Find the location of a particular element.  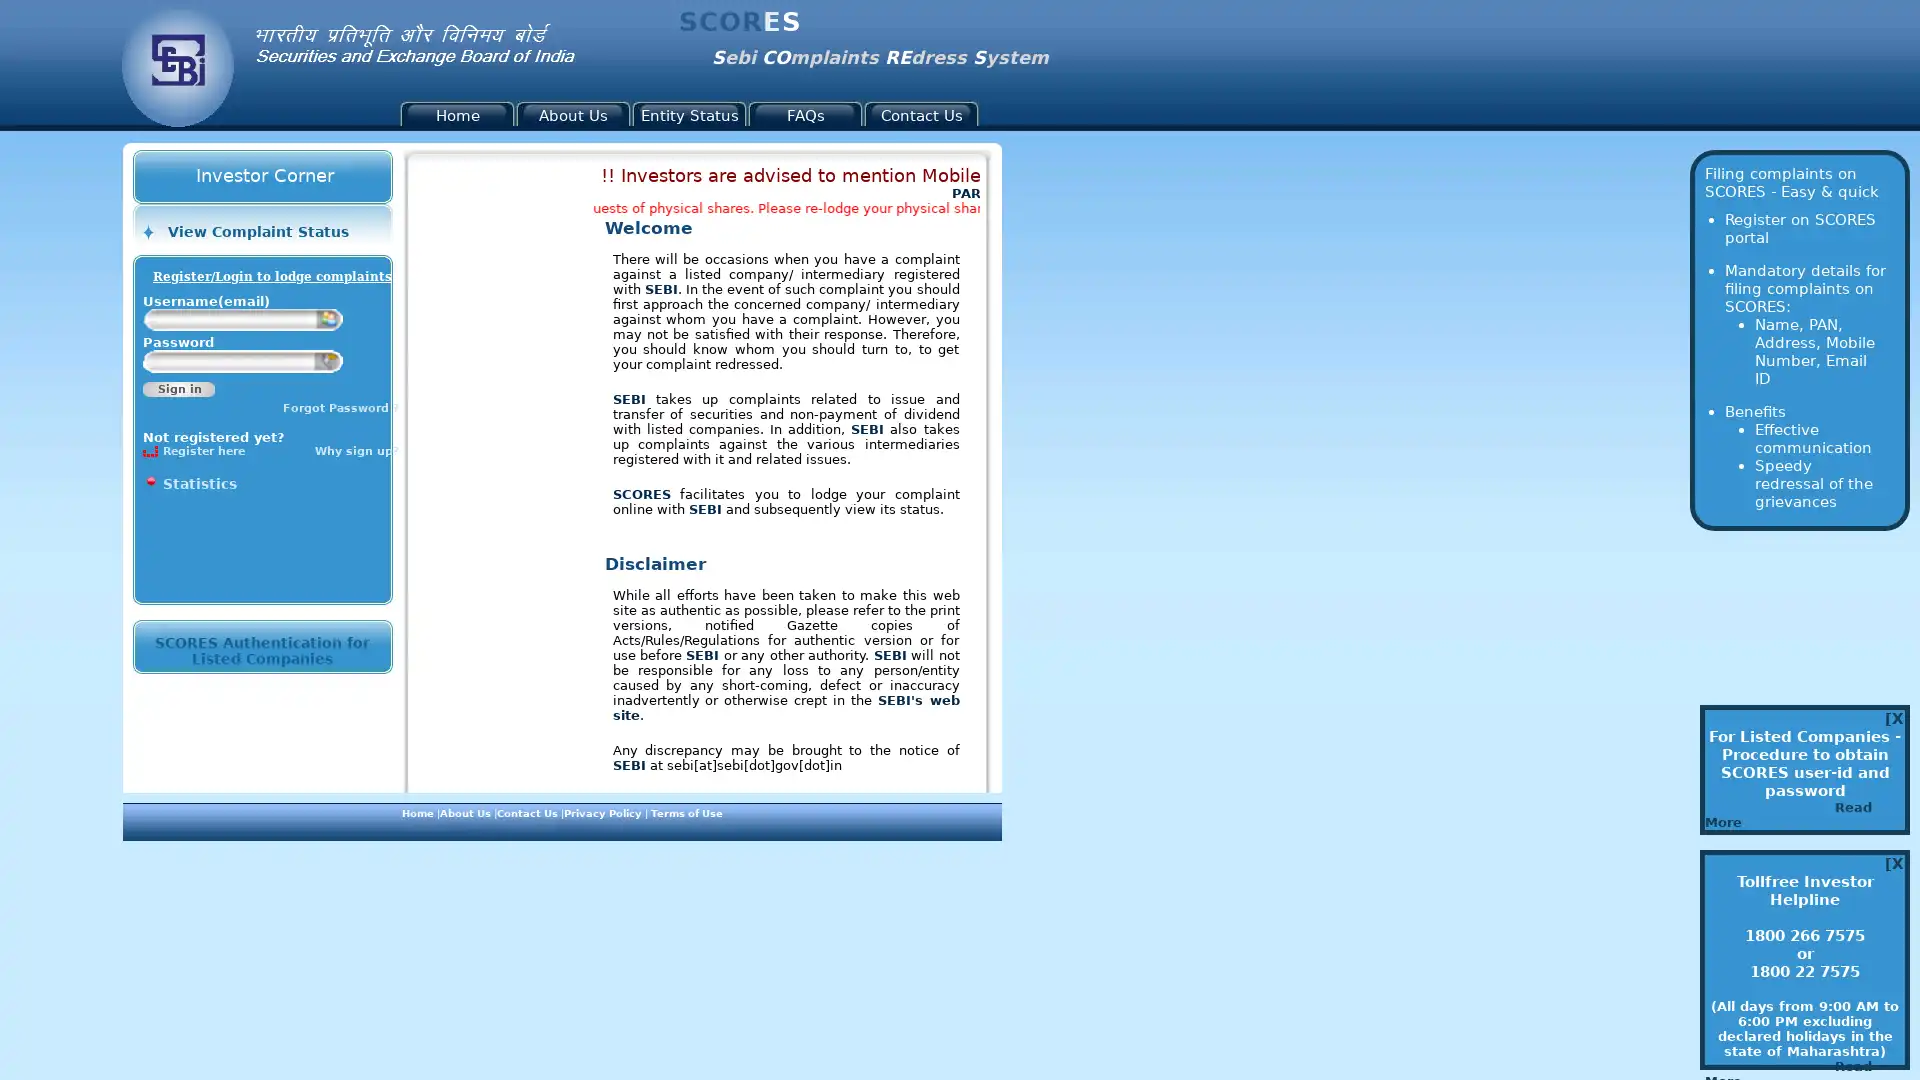

Sign in is located at coordinates (179, 390).